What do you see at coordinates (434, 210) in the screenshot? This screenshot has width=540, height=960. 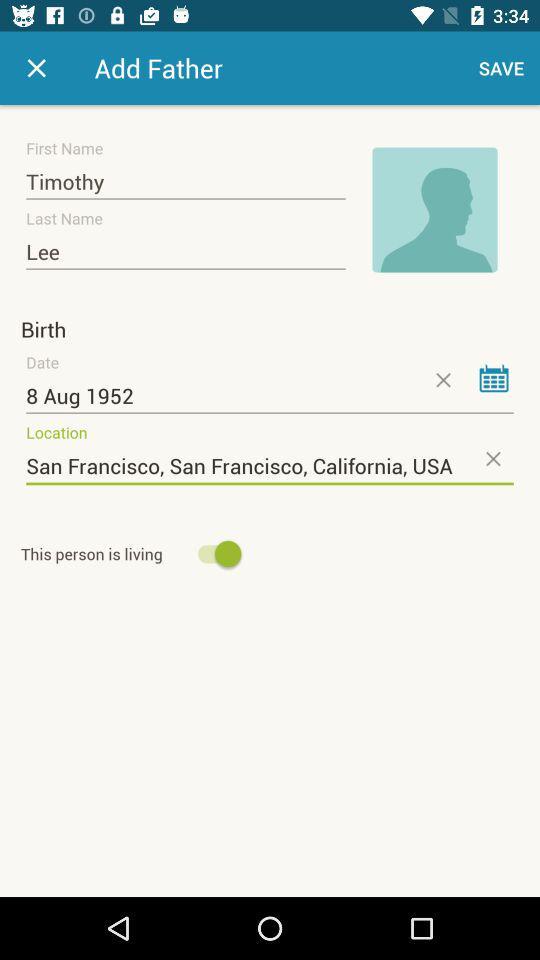 I see `clique para adicionar uma imagem` at bounding box center [434, 210].